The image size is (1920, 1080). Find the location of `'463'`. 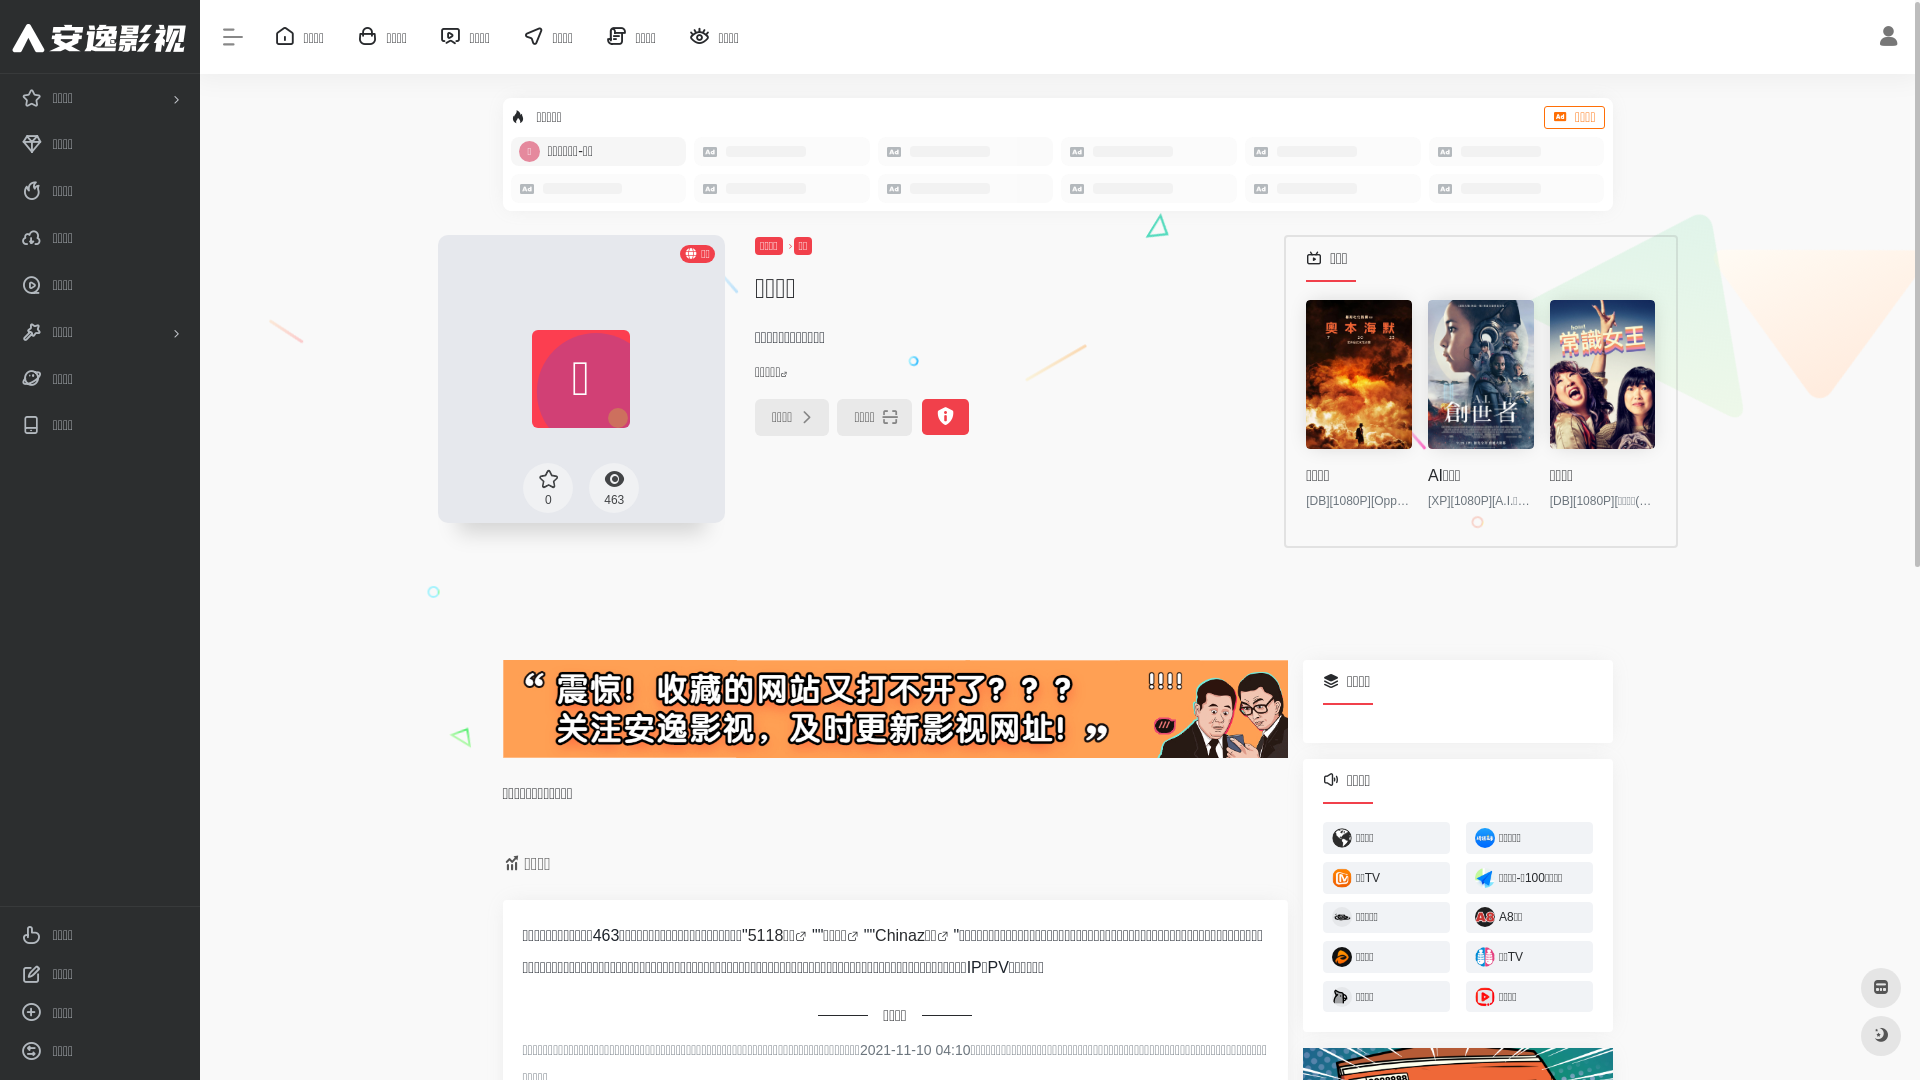

'463' is located at coordinates (613, 486).